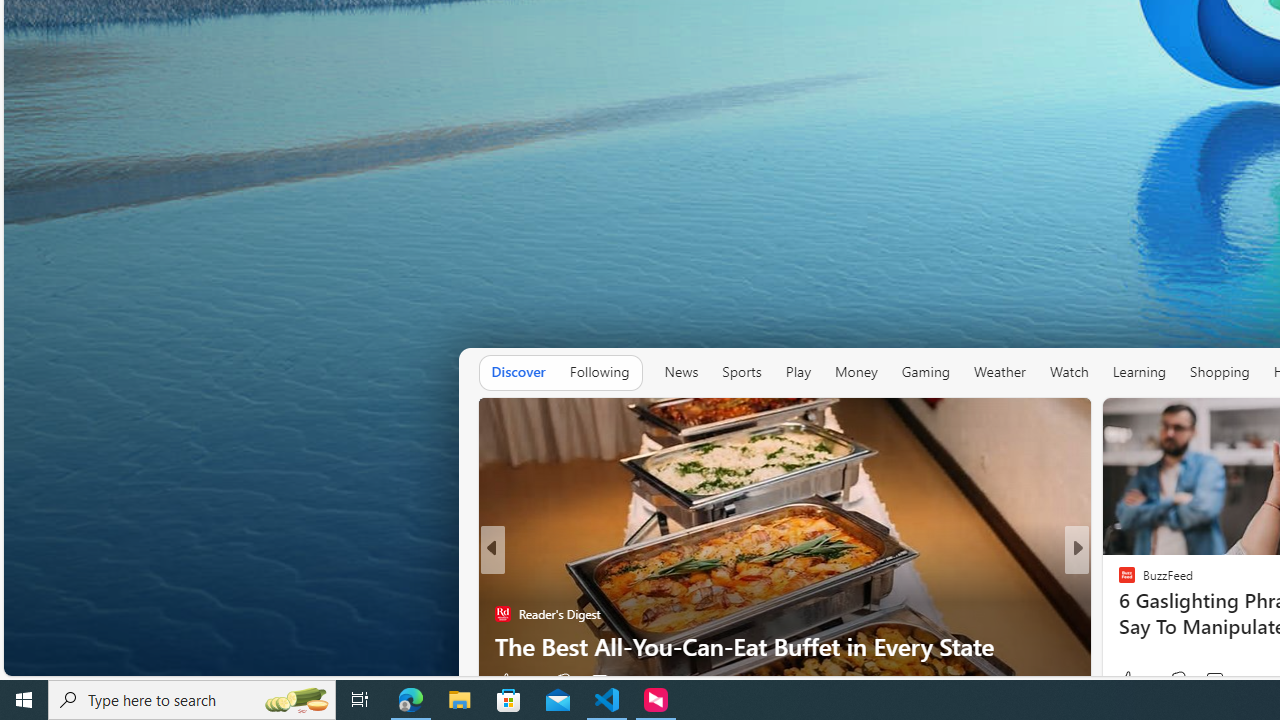  Describe the element at coordinates (359, 698) in the screenshot. I see `'Task View'` at that location.